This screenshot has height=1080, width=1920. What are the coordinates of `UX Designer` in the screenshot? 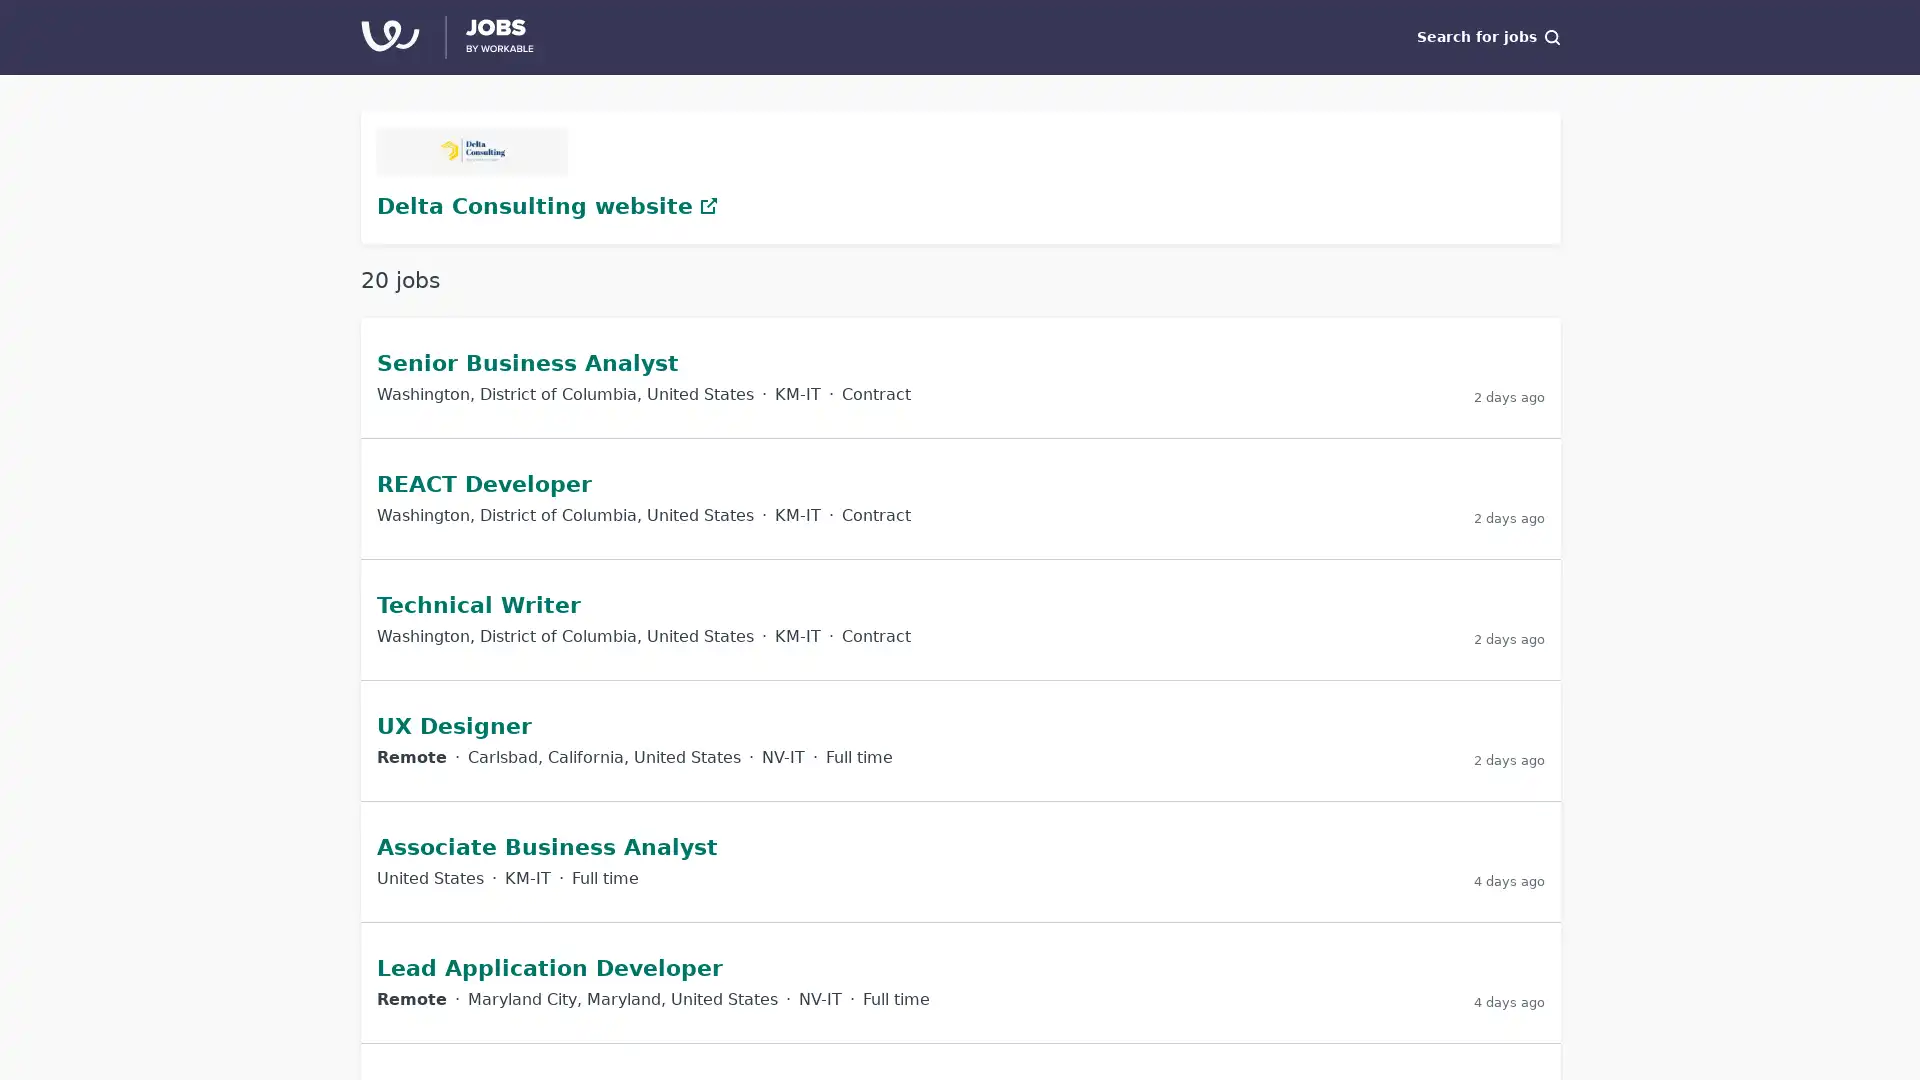 It's located at (453, 725).